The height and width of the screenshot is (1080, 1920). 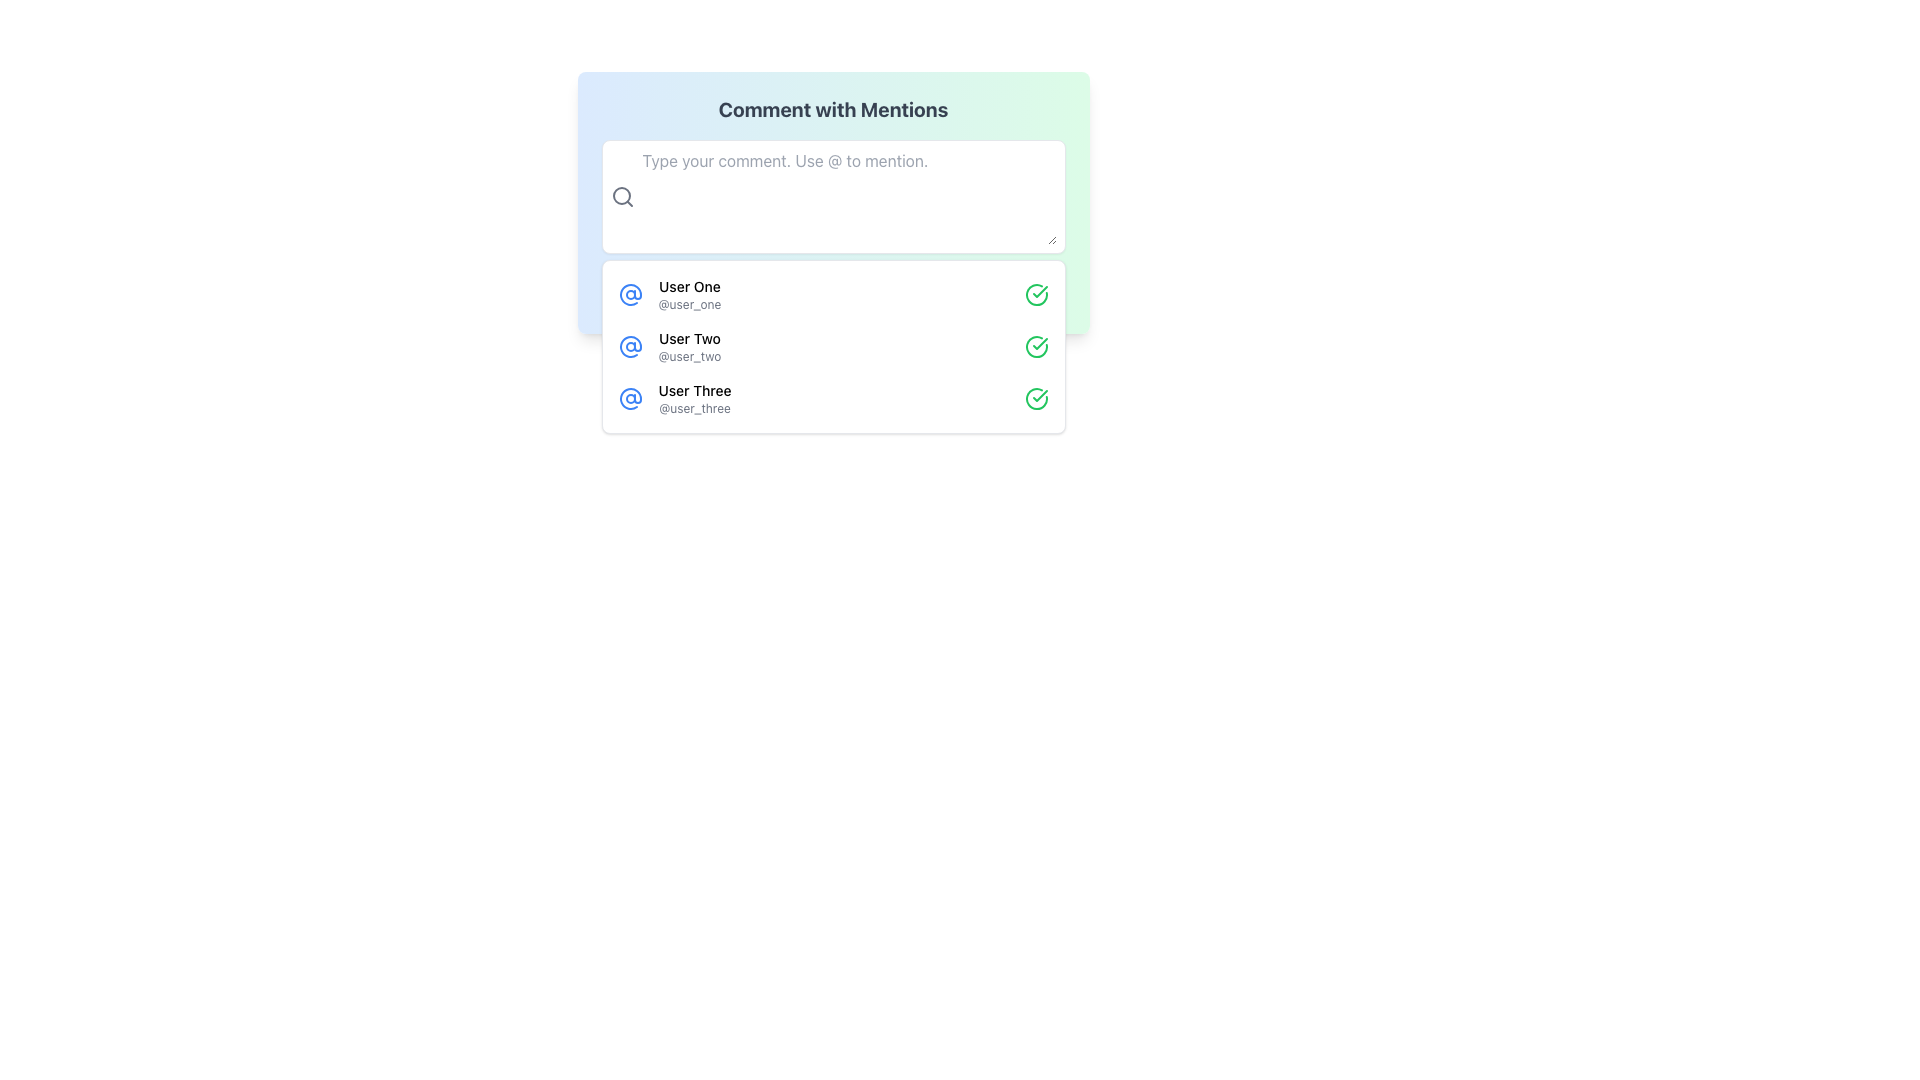 What do you see at coordinates (833, 398) in the screenshot?
I see `the third entry in the selection menu` at bounding box center [833, 398].